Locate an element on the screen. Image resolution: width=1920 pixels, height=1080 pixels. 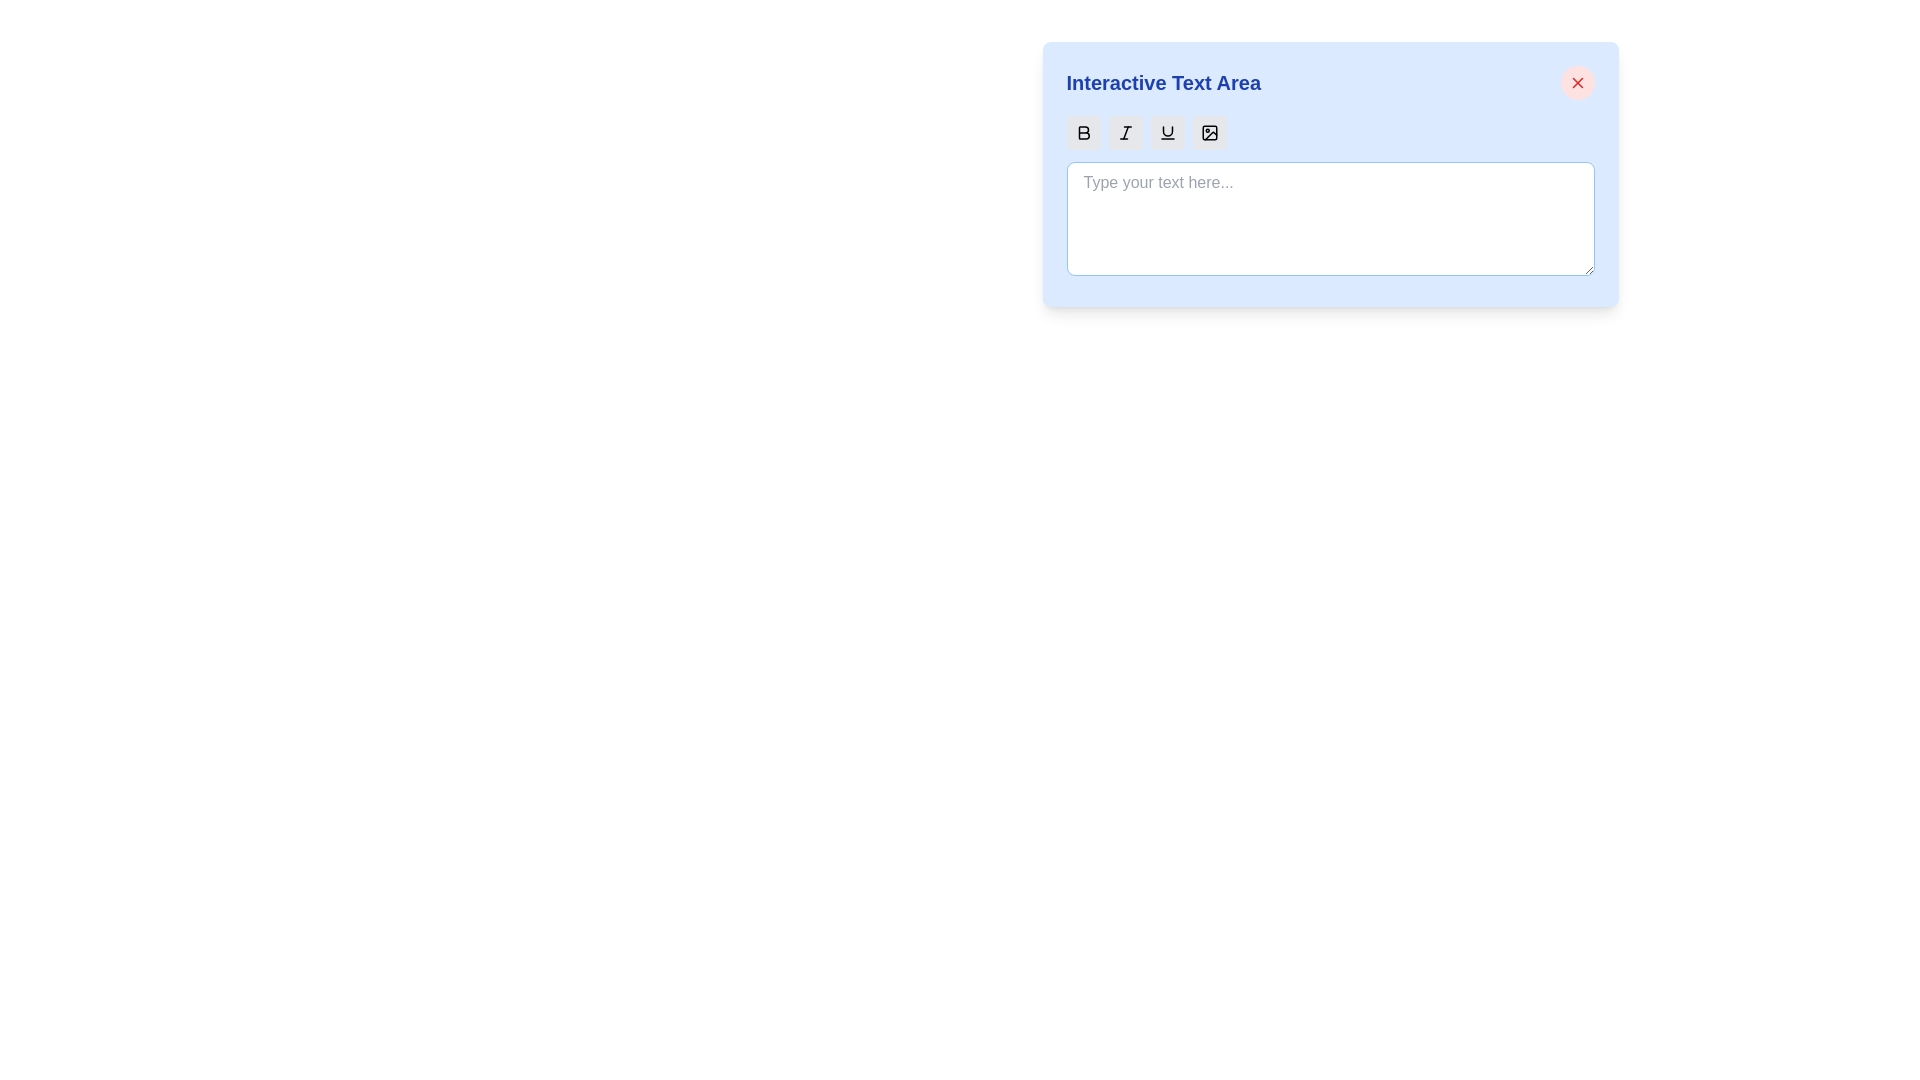
the italic formatting button, which is the second button among a group of formatting buttons above the text input area is located at coordinates (1125, 132).